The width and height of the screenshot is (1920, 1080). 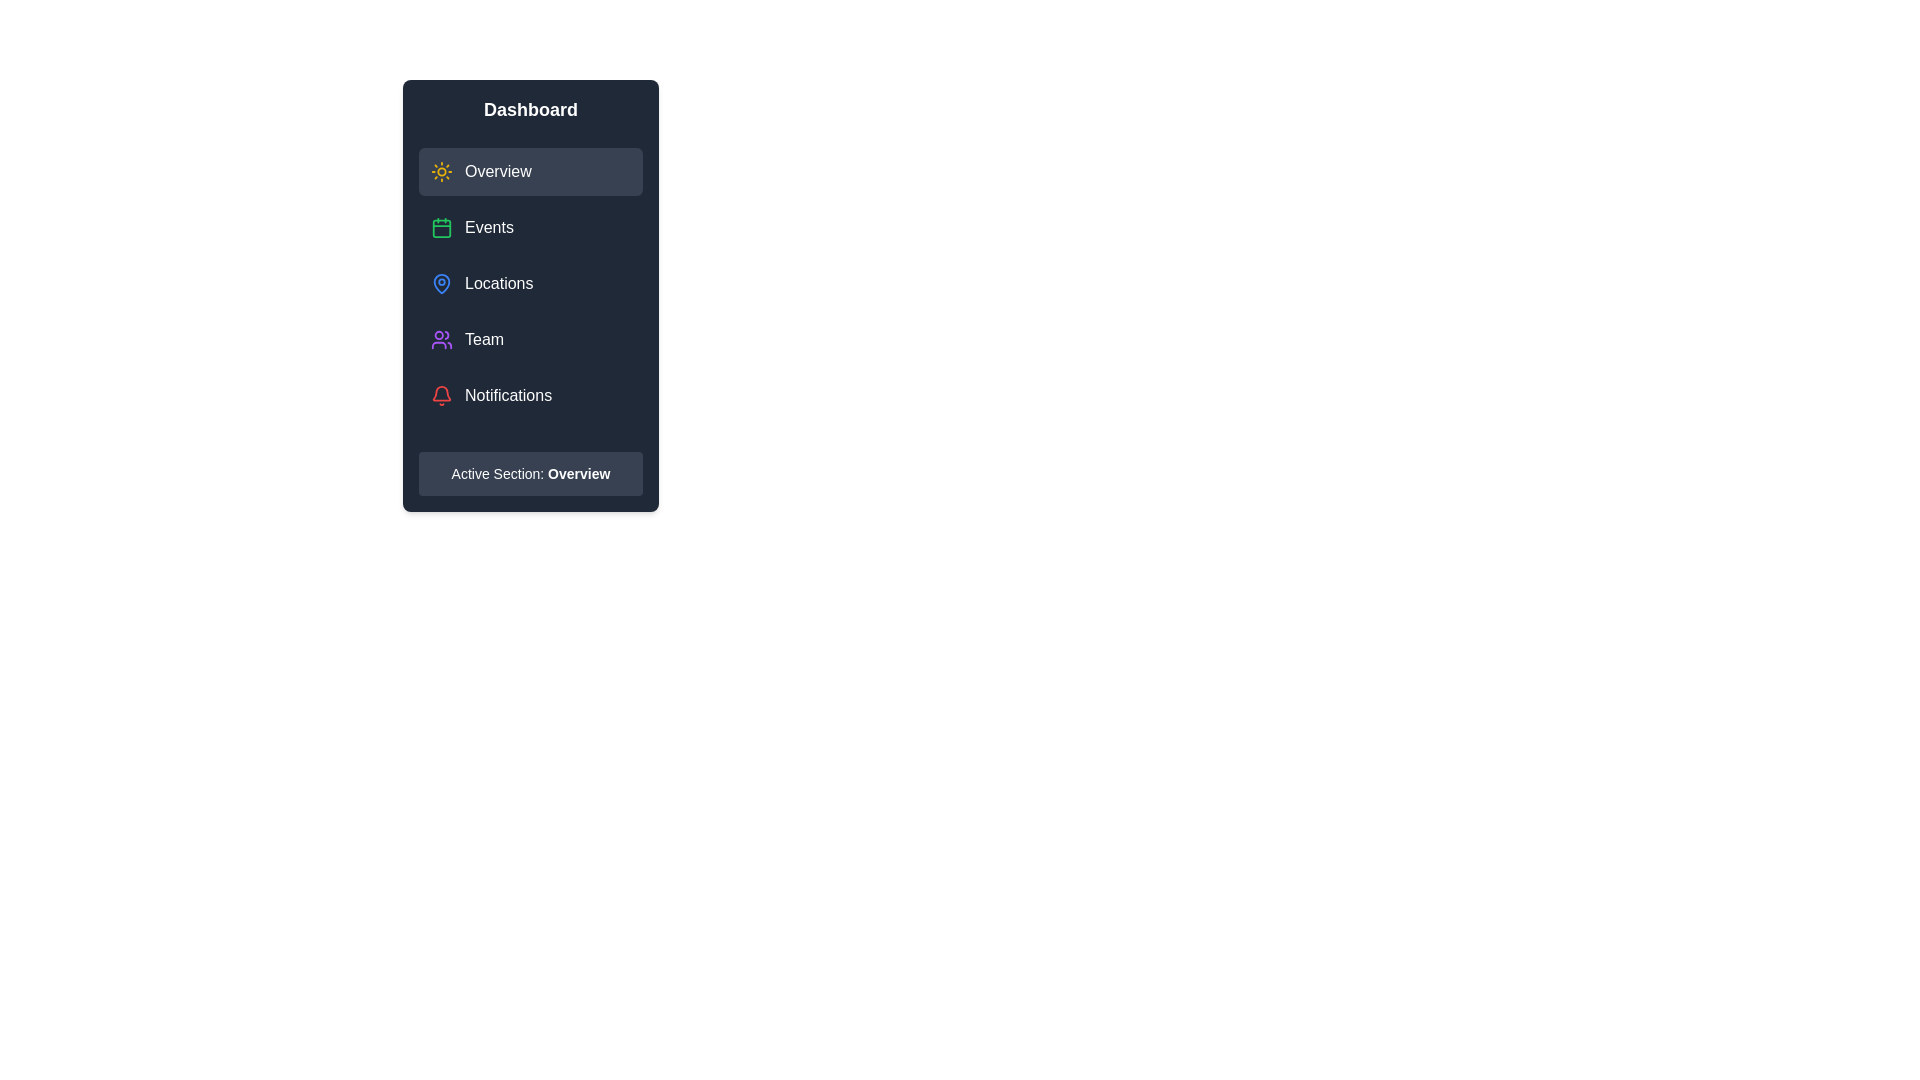 I want to click on the menu item Team to navigate to the corresponding section, so click(x=531, y=338).